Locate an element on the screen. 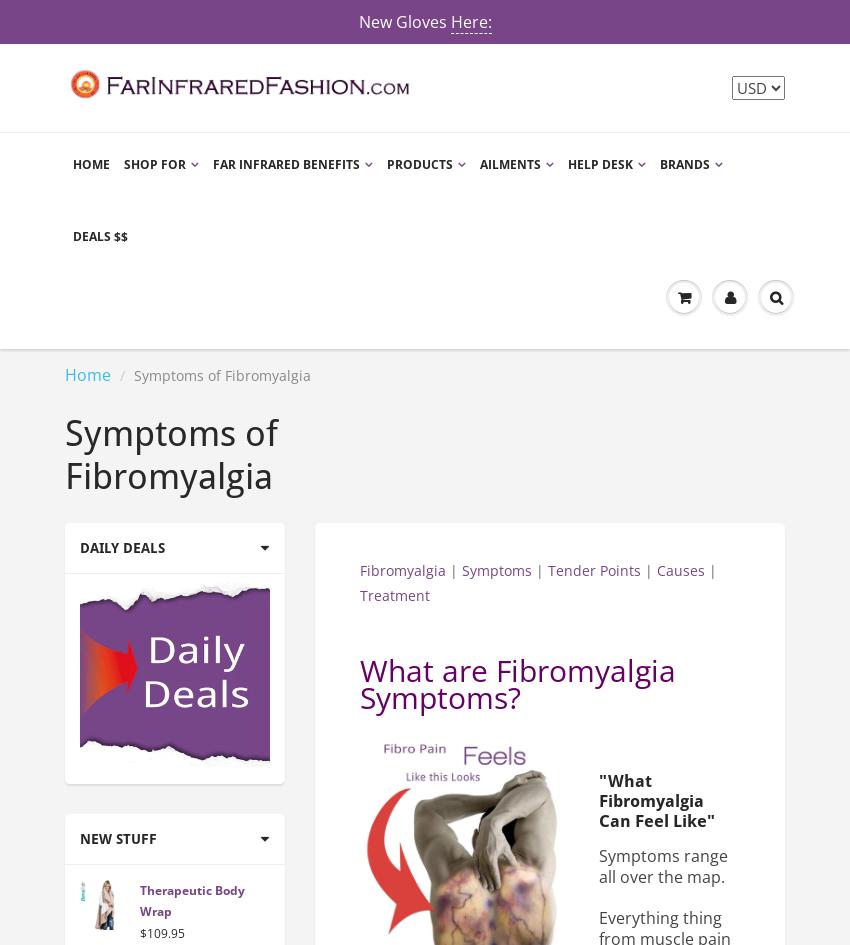 The image size is (850, 945). 'Fibromyalgia' is located at coordinates (402, 569).